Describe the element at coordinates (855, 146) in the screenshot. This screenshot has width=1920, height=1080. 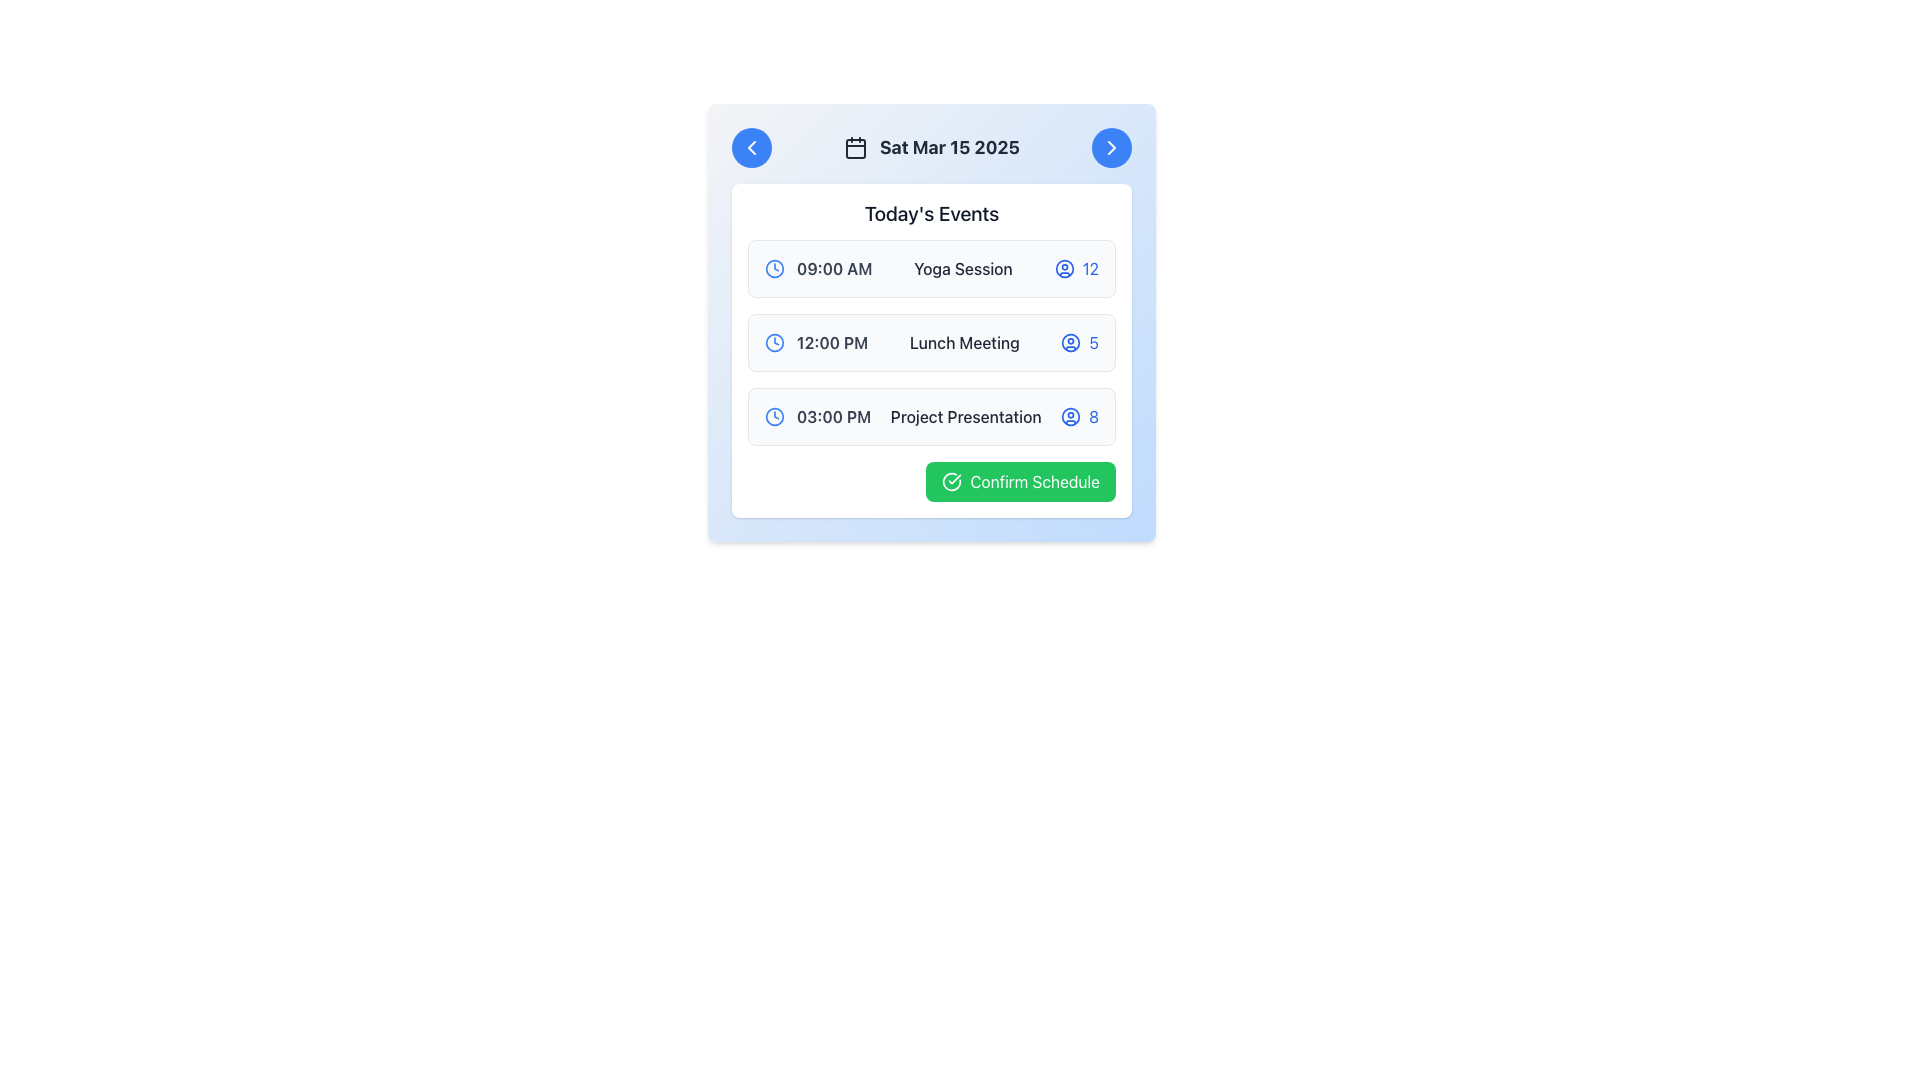
I see `the small monochrome calendar icon located to the left of the date text 'Sat Mar 15 2025' in the header of the calendar interface` at that location.